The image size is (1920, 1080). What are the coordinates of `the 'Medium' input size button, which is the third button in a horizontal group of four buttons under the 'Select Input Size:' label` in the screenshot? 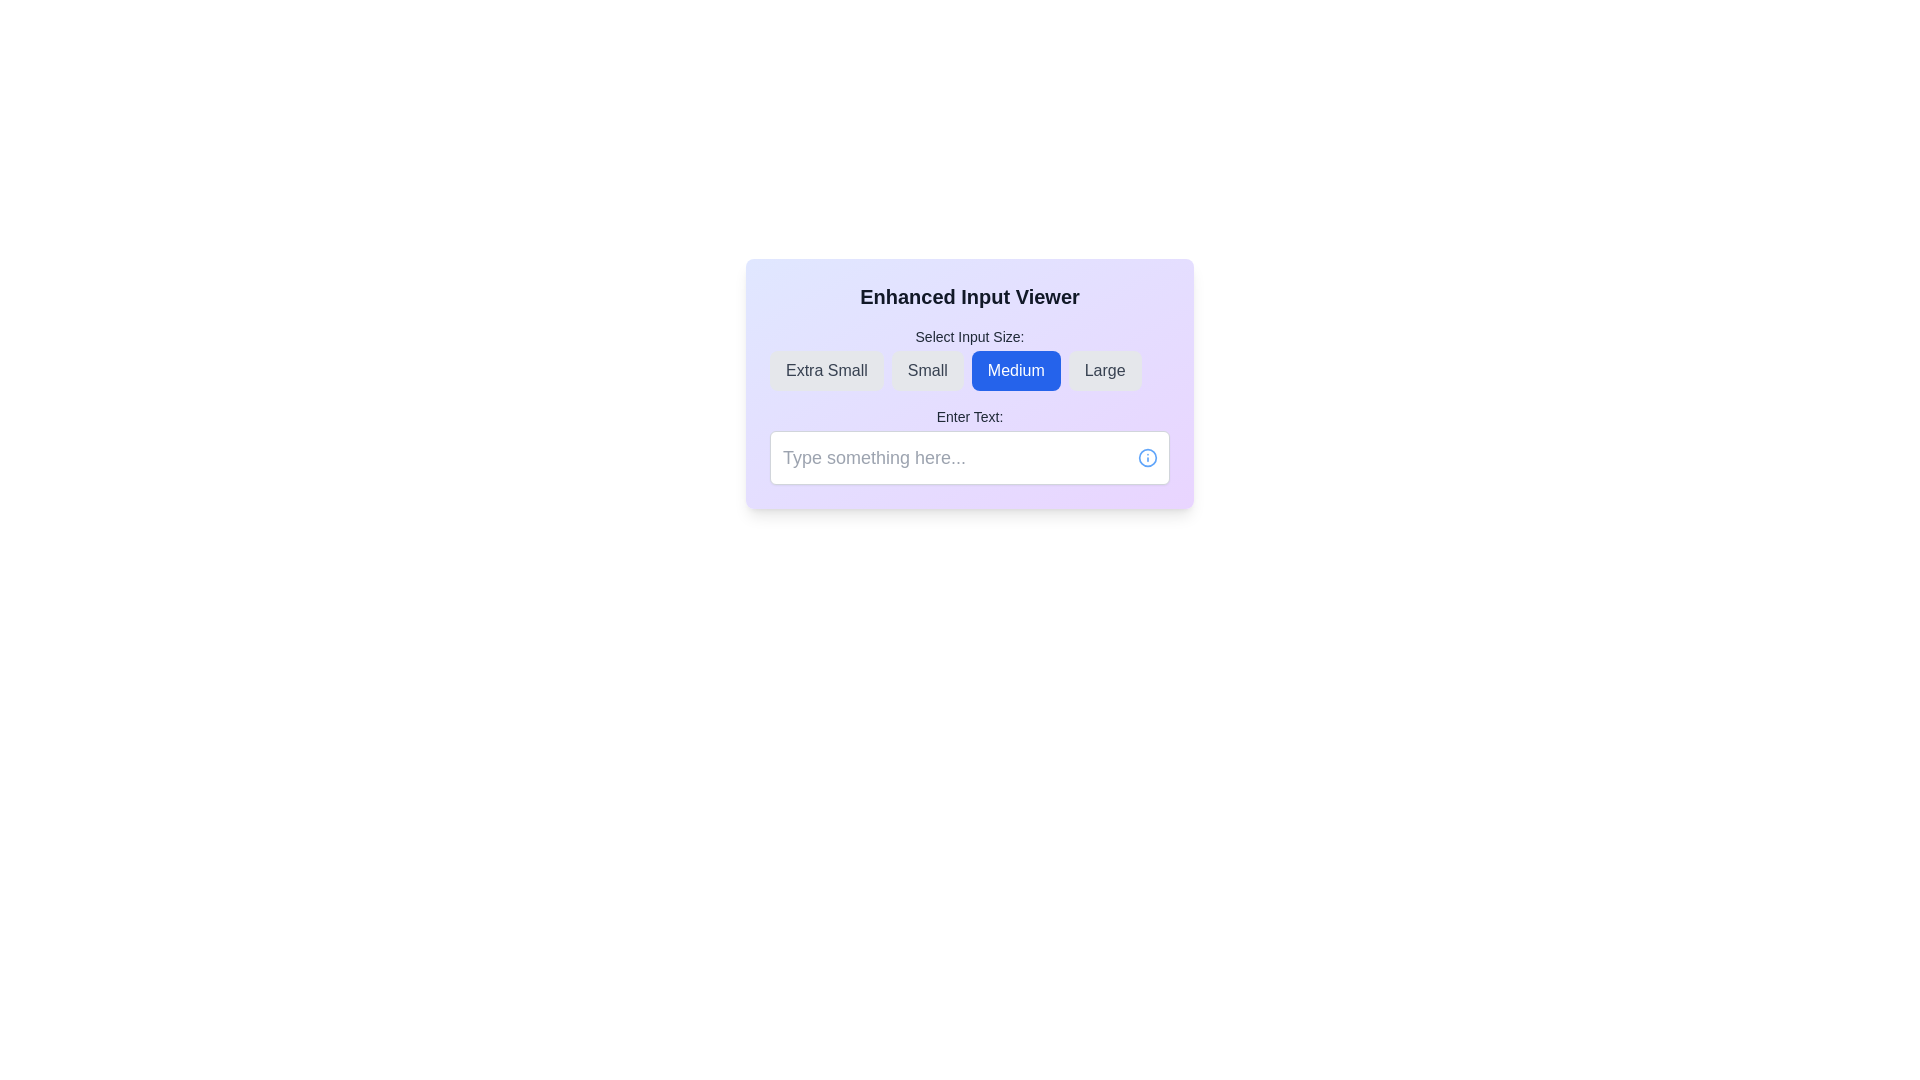 It's located at (1016, 370).